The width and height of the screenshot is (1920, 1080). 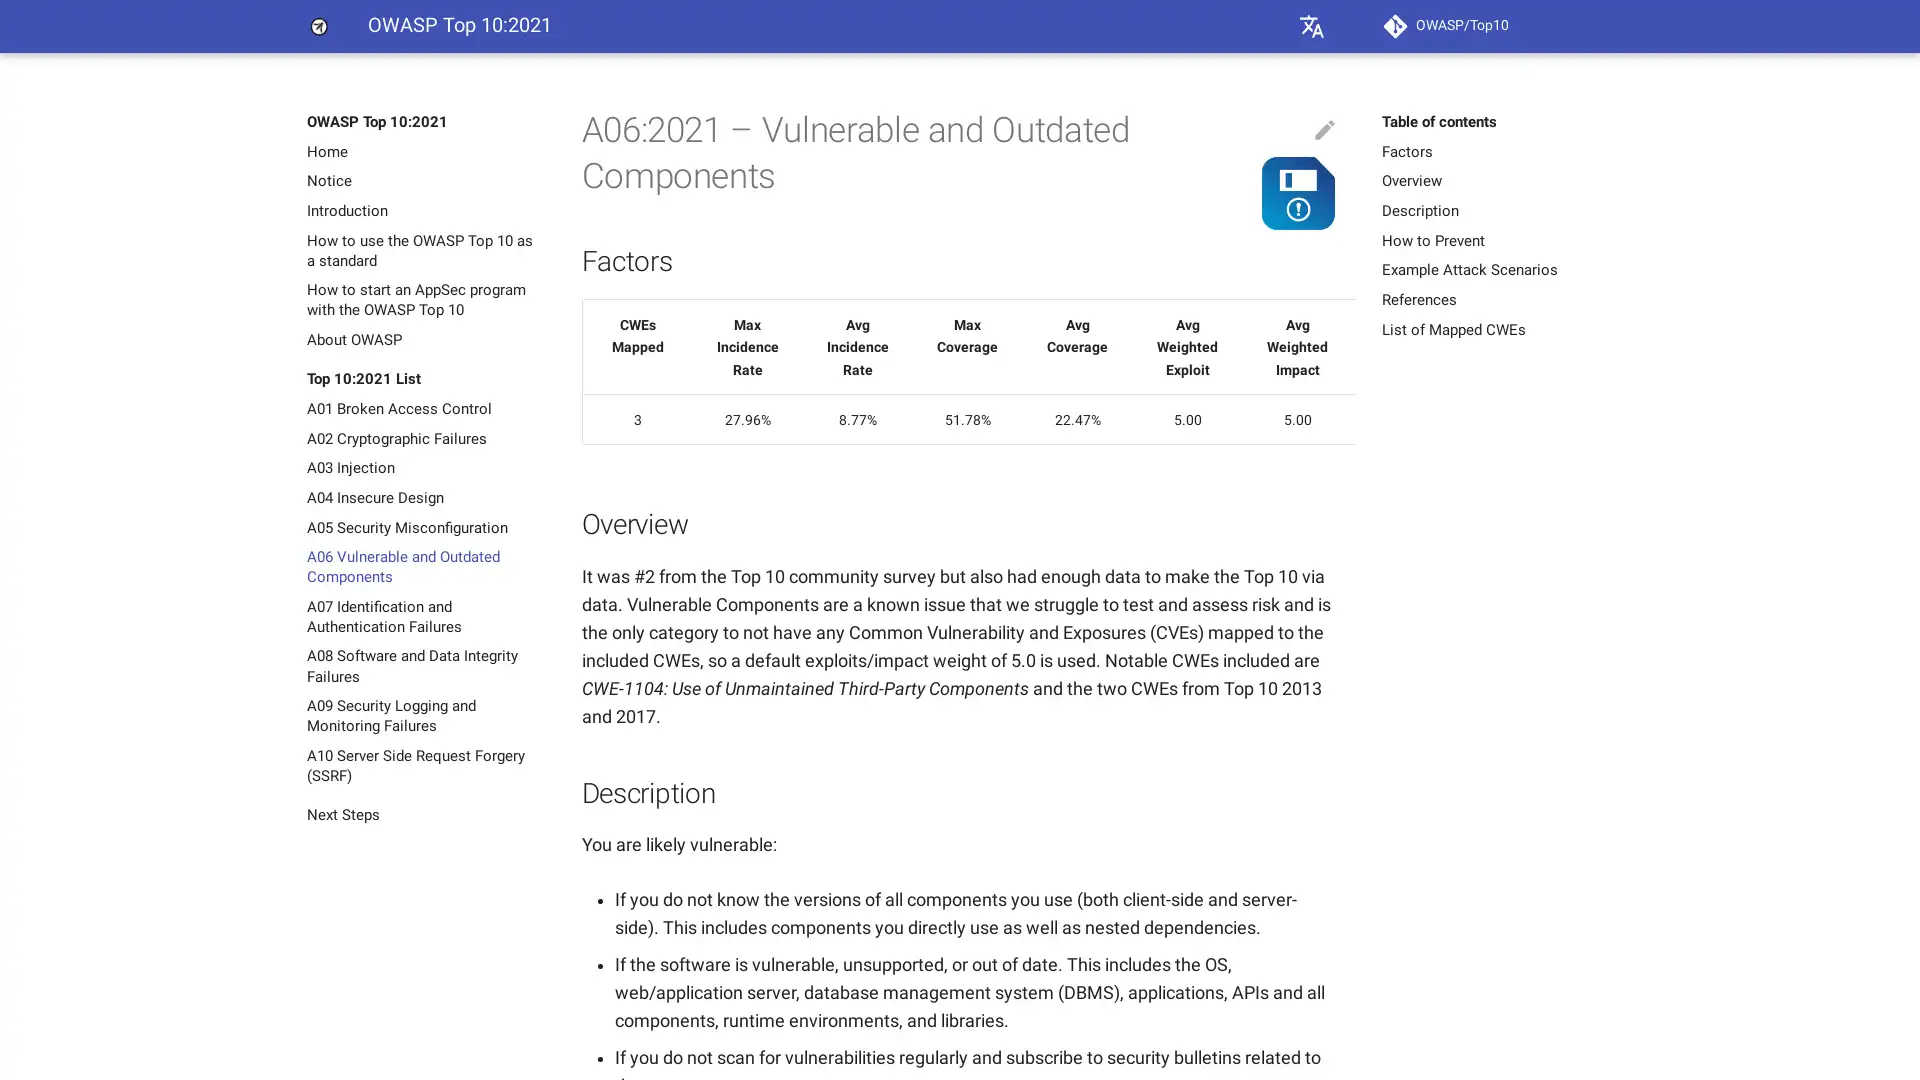 What do you see at coordinates (1311, 26) in the screenshot?
I see `Select language` at bounding box center [1311, 26].